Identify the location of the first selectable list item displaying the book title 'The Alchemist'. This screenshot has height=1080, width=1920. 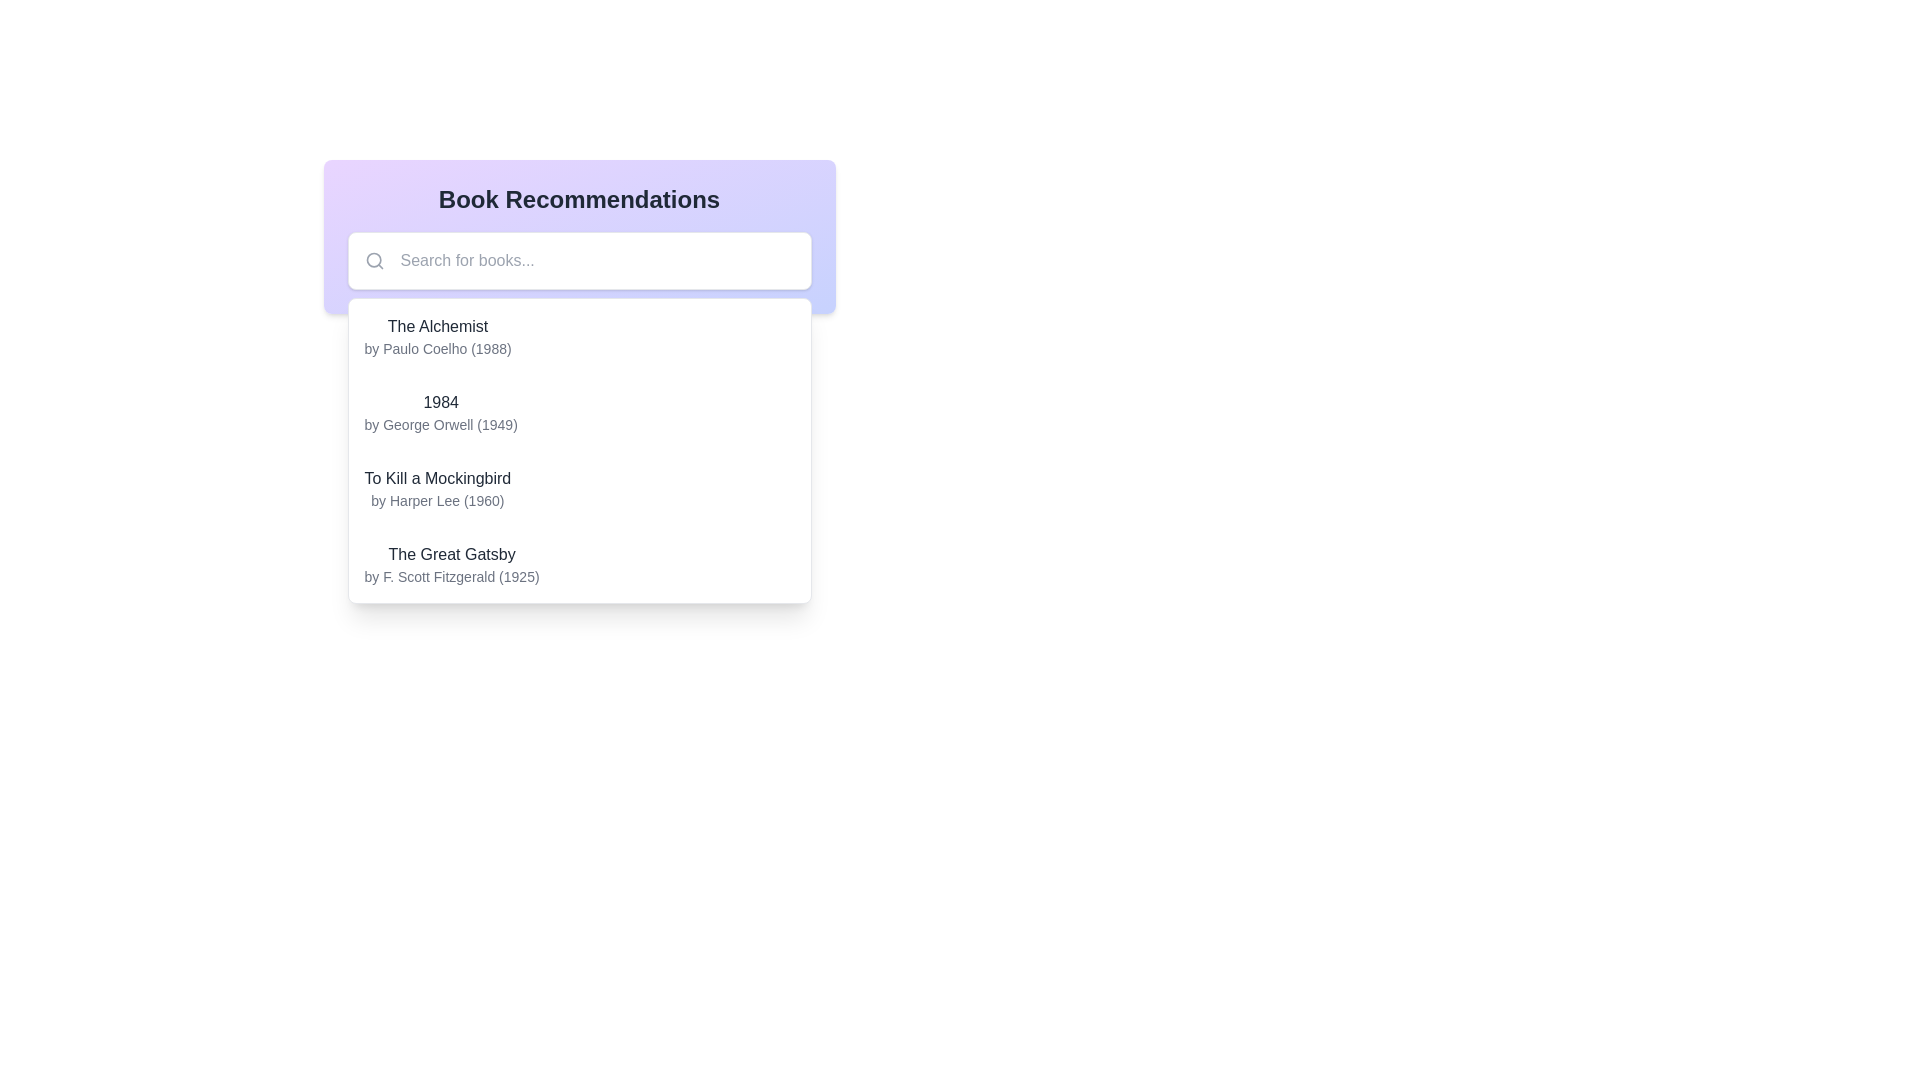
(578, 335).